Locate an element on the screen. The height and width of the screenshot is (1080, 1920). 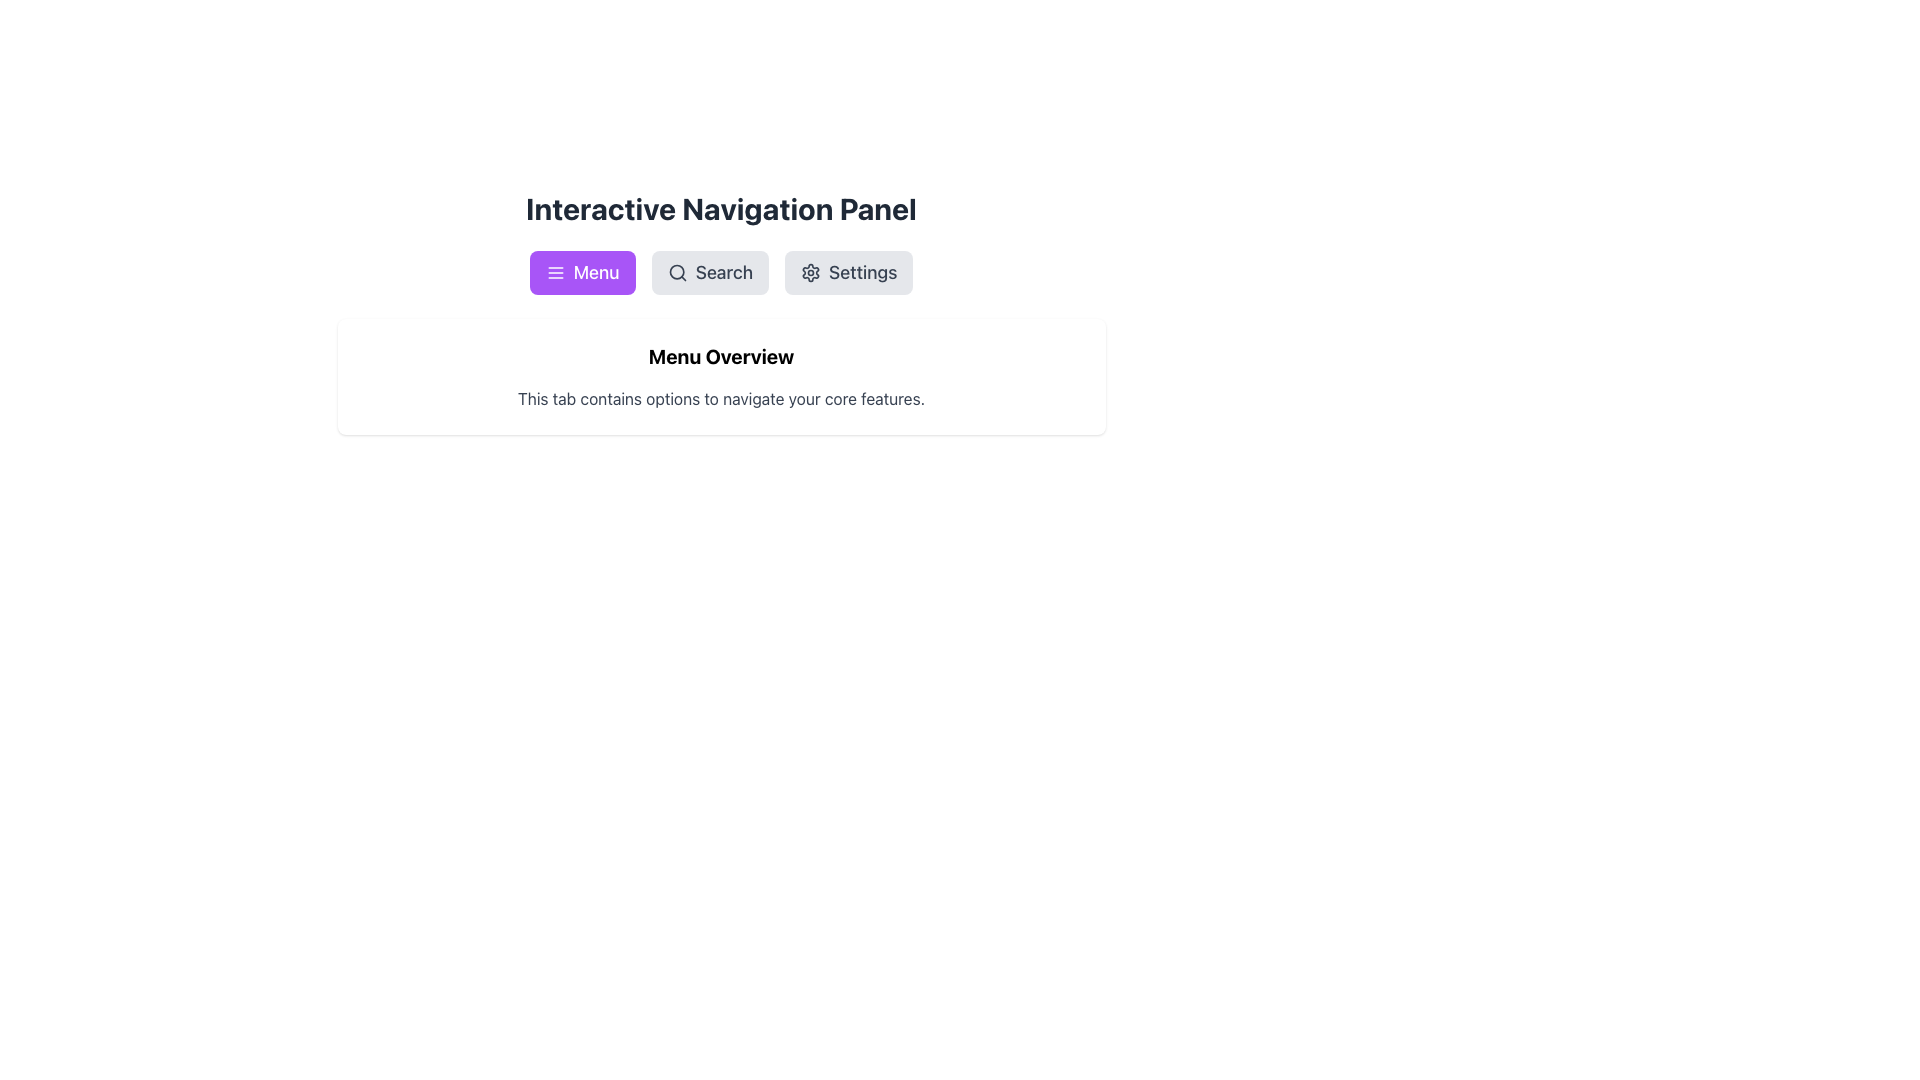
the gear-like settings icon on the light gray button labeled 'Settings' in the top navigation bar is located at coordinates (811, 273).